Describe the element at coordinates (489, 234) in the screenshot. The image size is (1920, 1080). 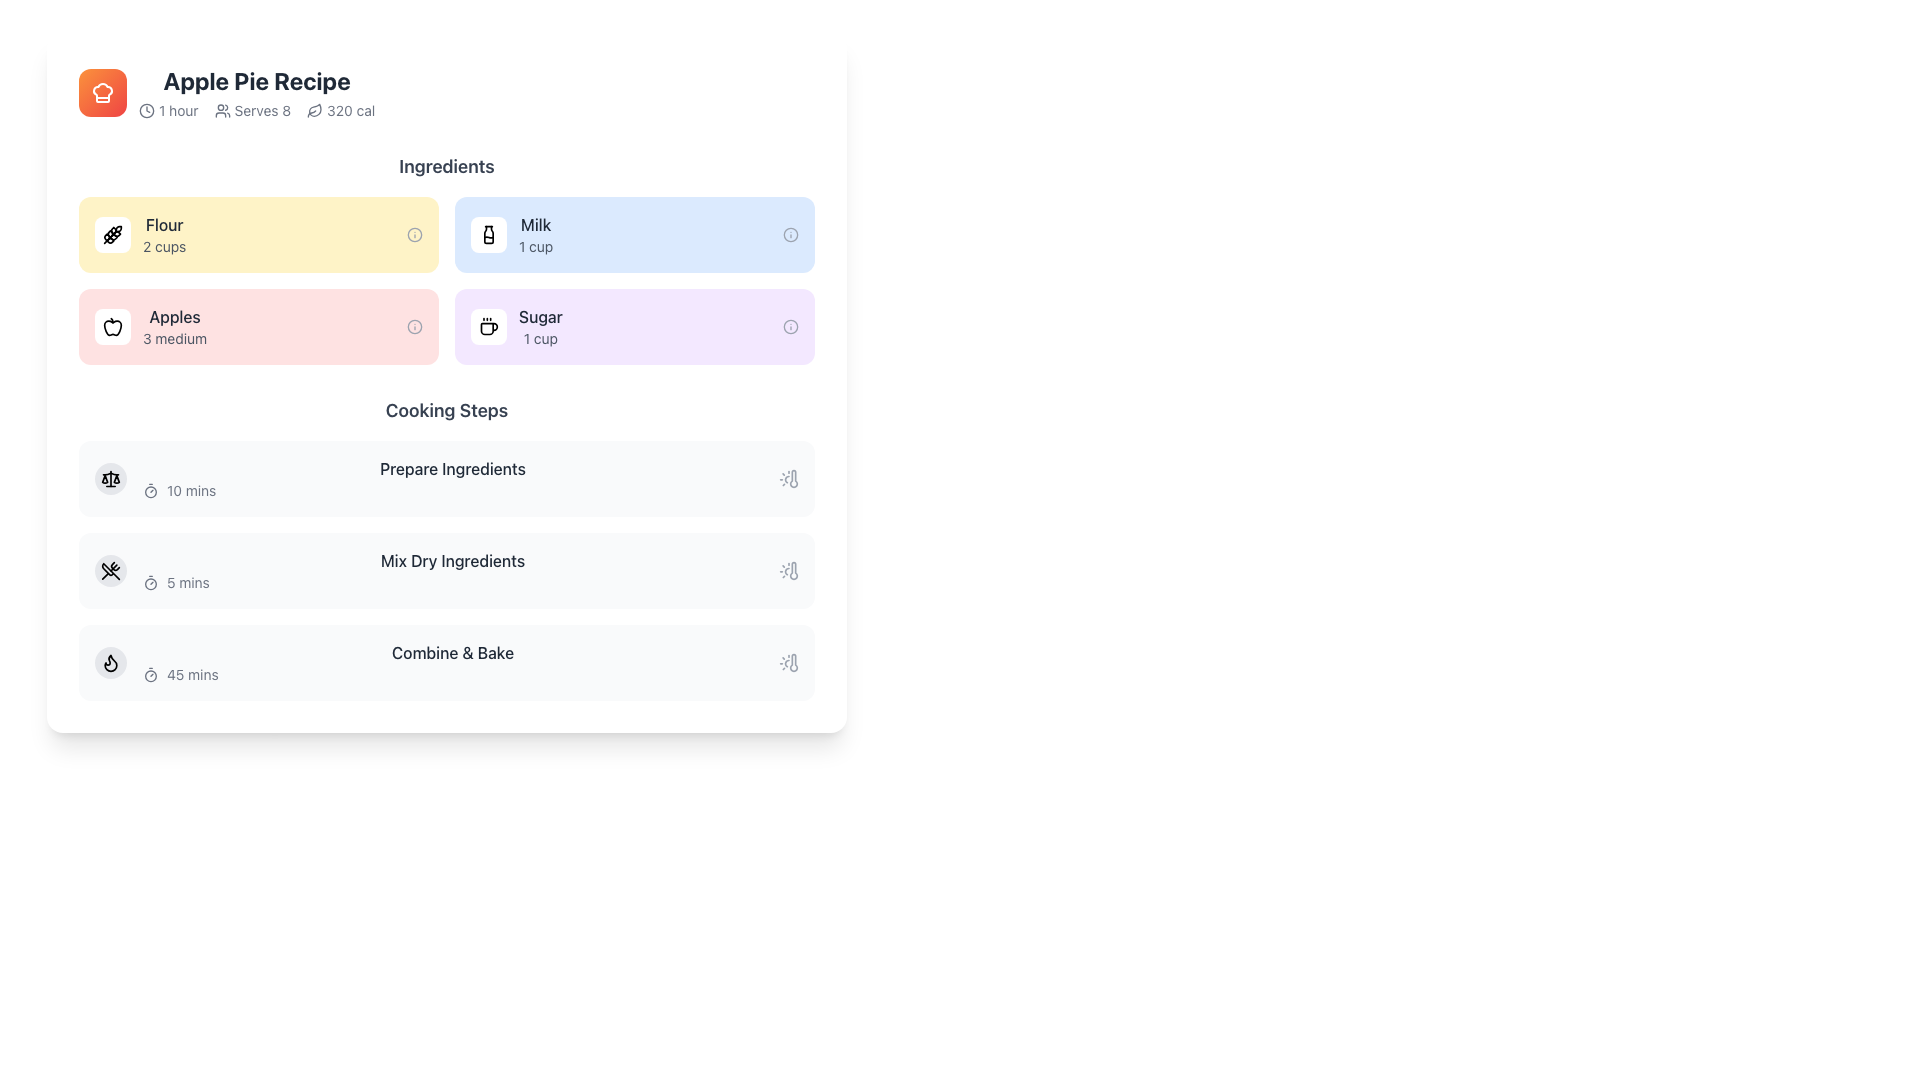
I see `the milk icon in the upper-right section of the 'Ingredients' section, which represents 'Milk - 1 cup'` at that location.